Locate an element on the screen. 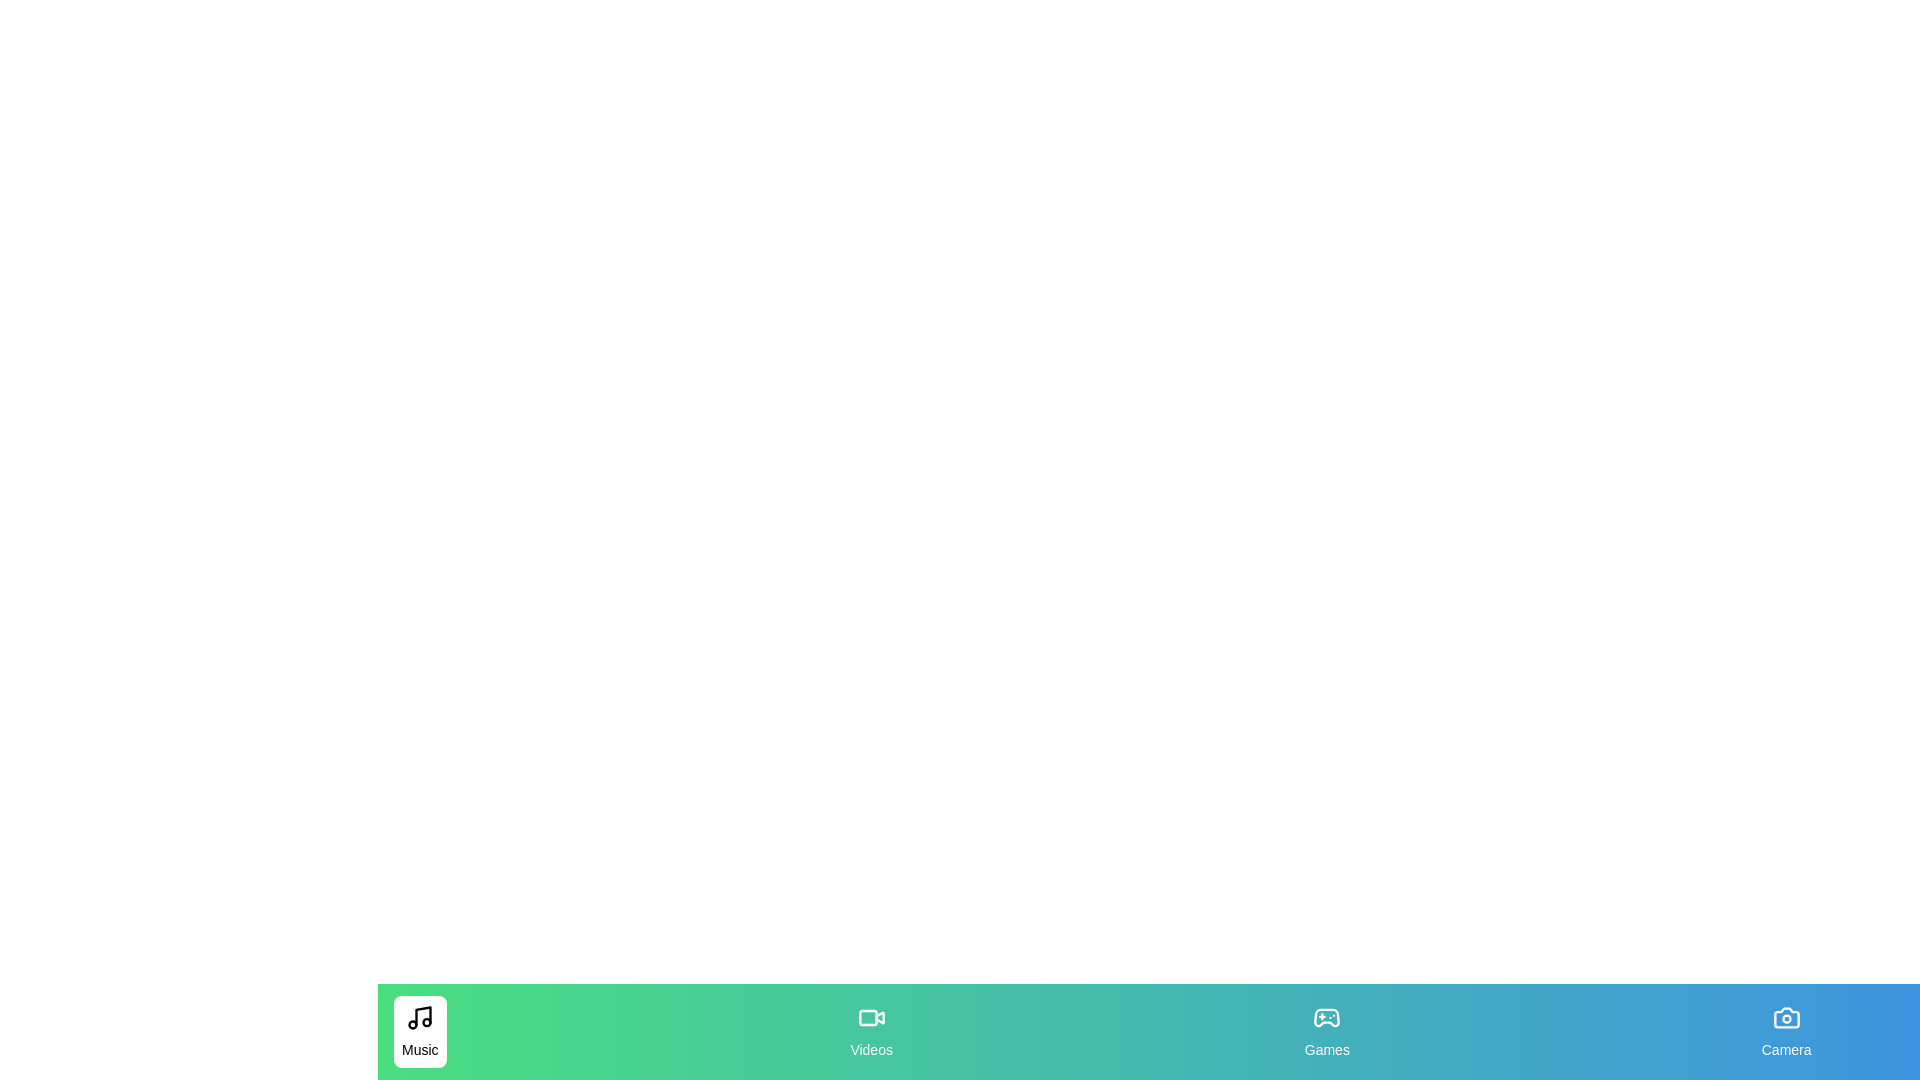  the Games tab to observe its hover effect is located at coordinates (1326, 1032).